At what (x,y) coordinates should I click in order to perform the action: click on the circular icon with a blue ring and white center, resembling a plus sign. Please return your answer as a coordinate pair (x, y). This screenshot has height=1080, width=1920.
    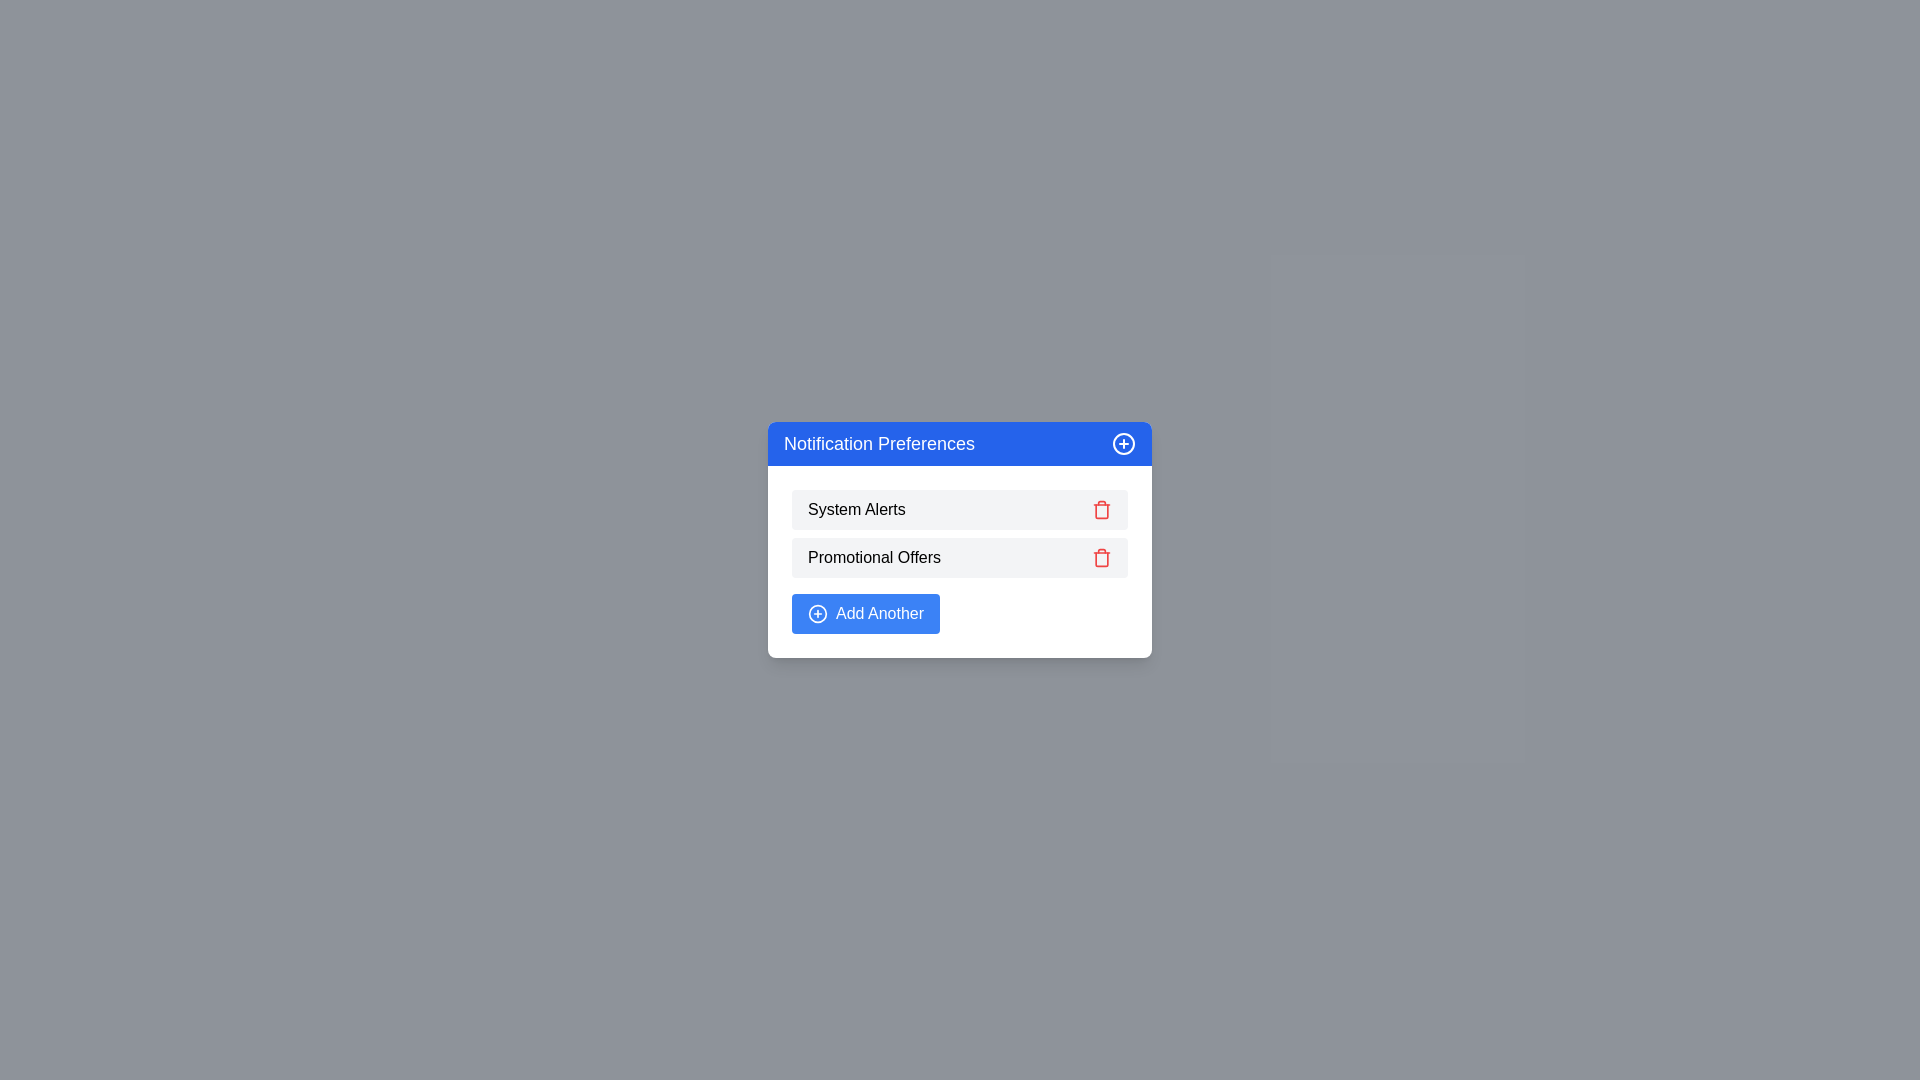
    Looking at the image, I should click on (1123, 442).